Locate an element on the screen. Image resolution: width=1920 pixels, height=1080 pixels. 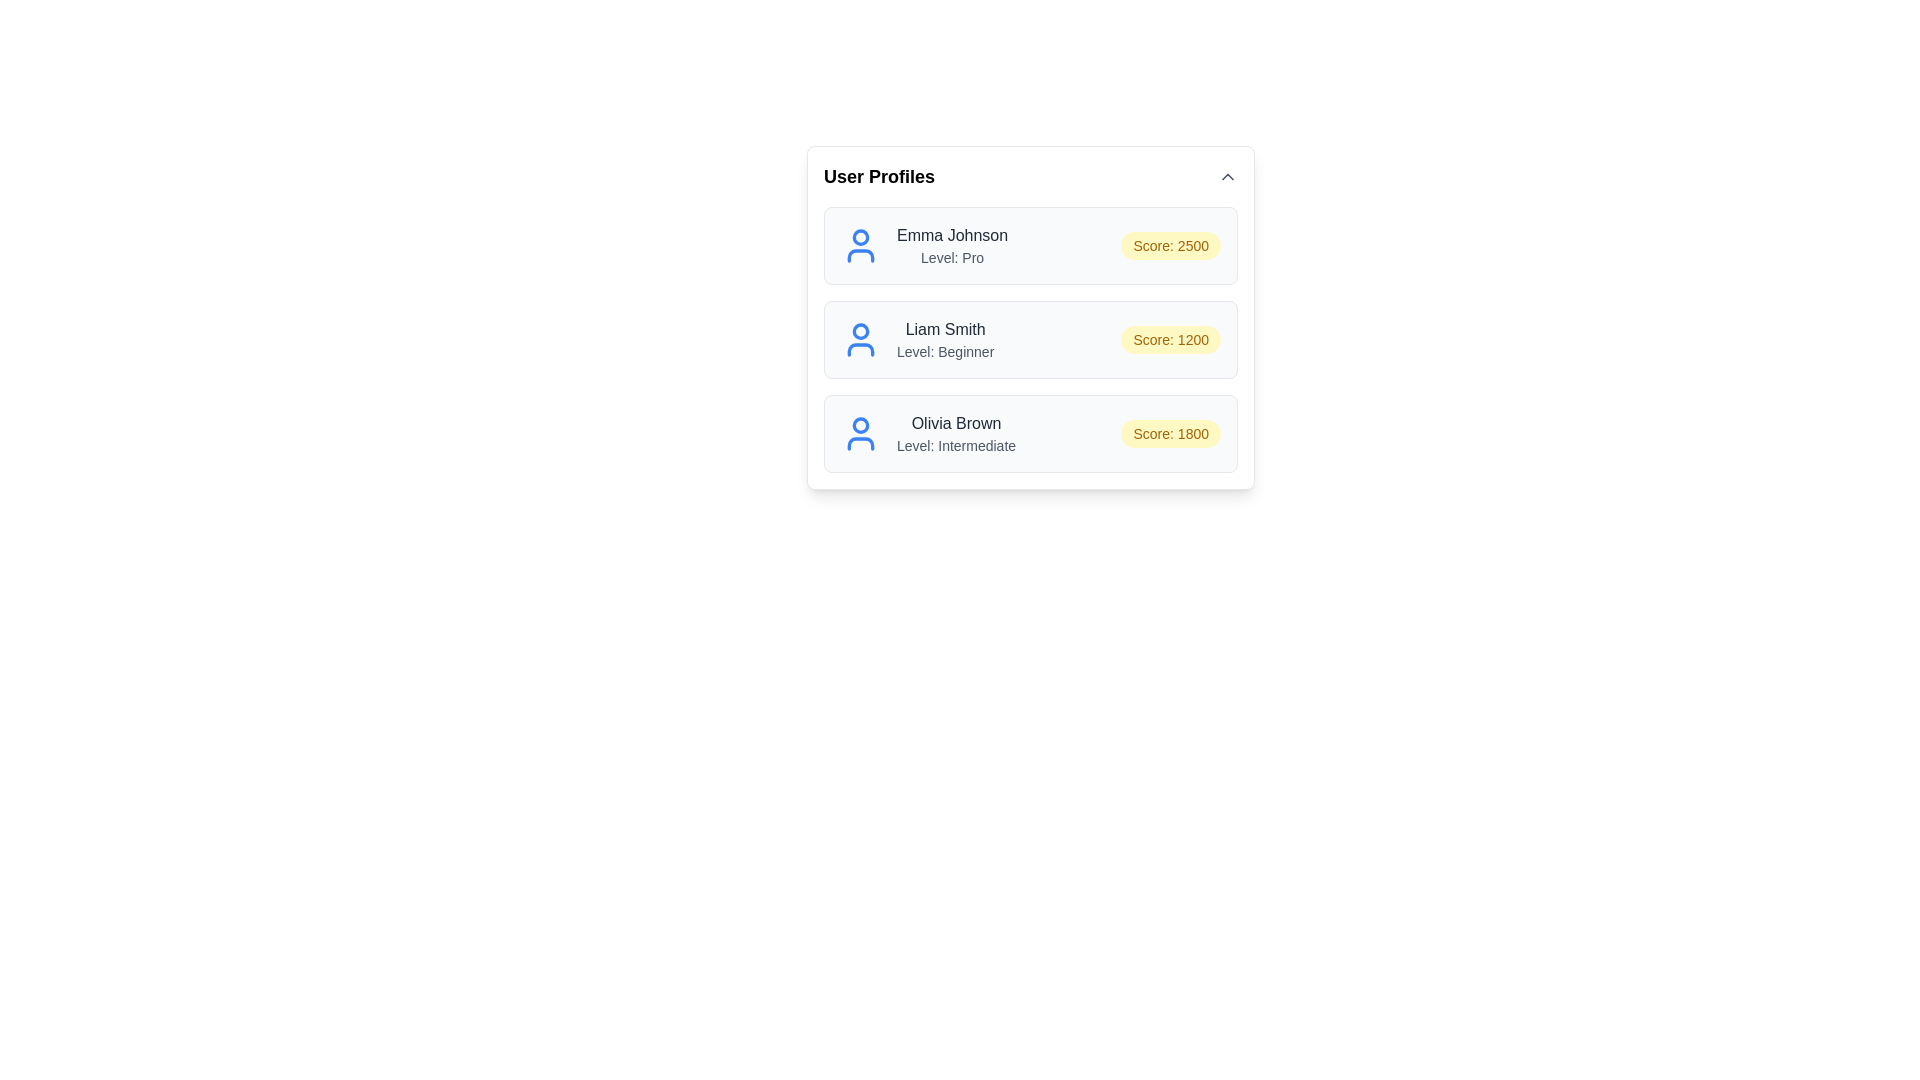
the upward-pointing chevron icon button located to the right of the 'User Profiles' header is located at coordinates (1227, 176).